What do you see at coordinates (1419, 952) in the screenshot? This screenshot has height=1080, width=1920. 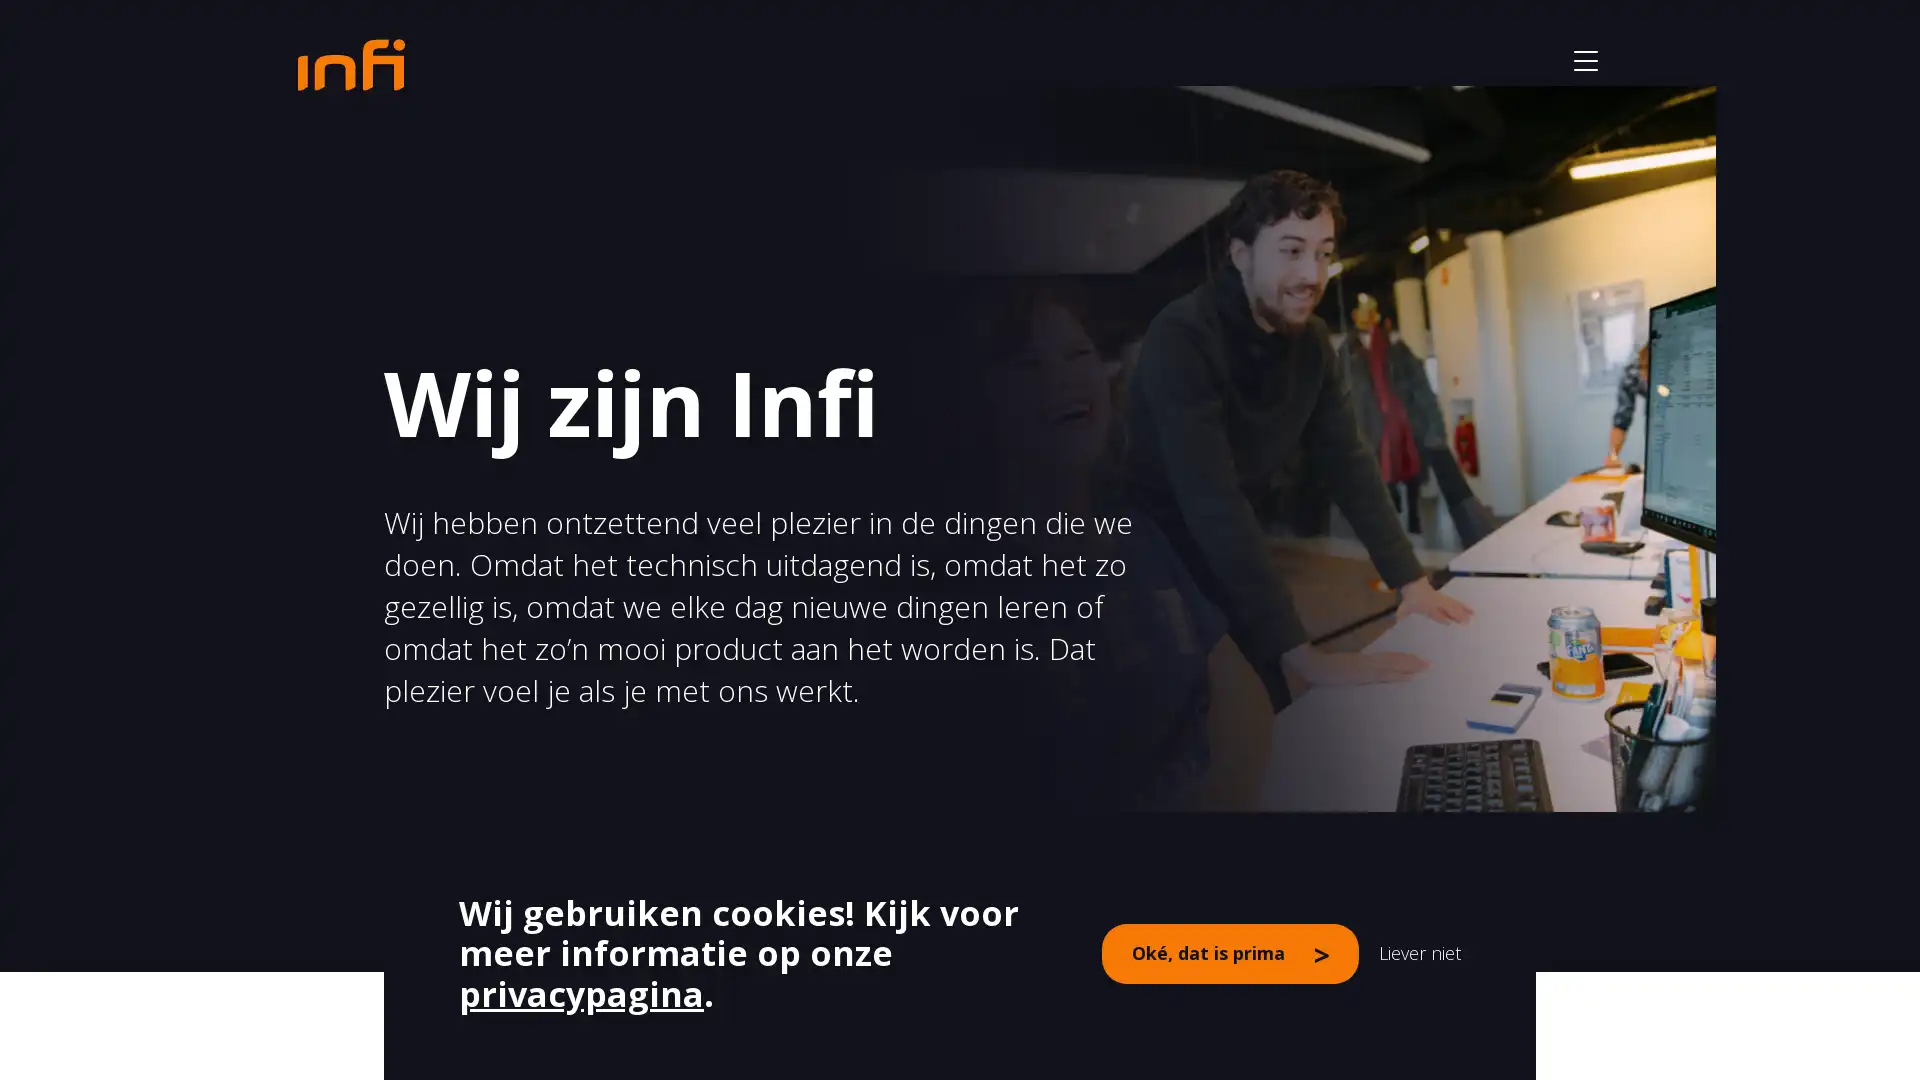 I see `Liever niet` at bounding box center [1419, 952].